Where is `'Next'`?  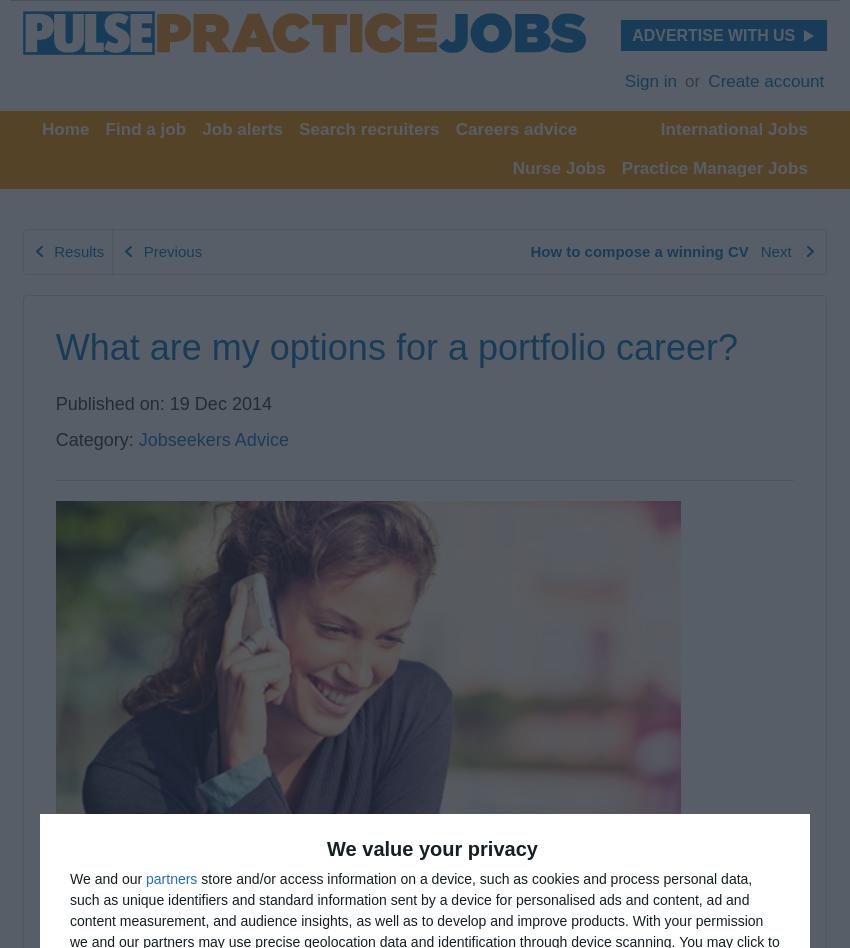
'Next' is located at coordinates (759, 250).